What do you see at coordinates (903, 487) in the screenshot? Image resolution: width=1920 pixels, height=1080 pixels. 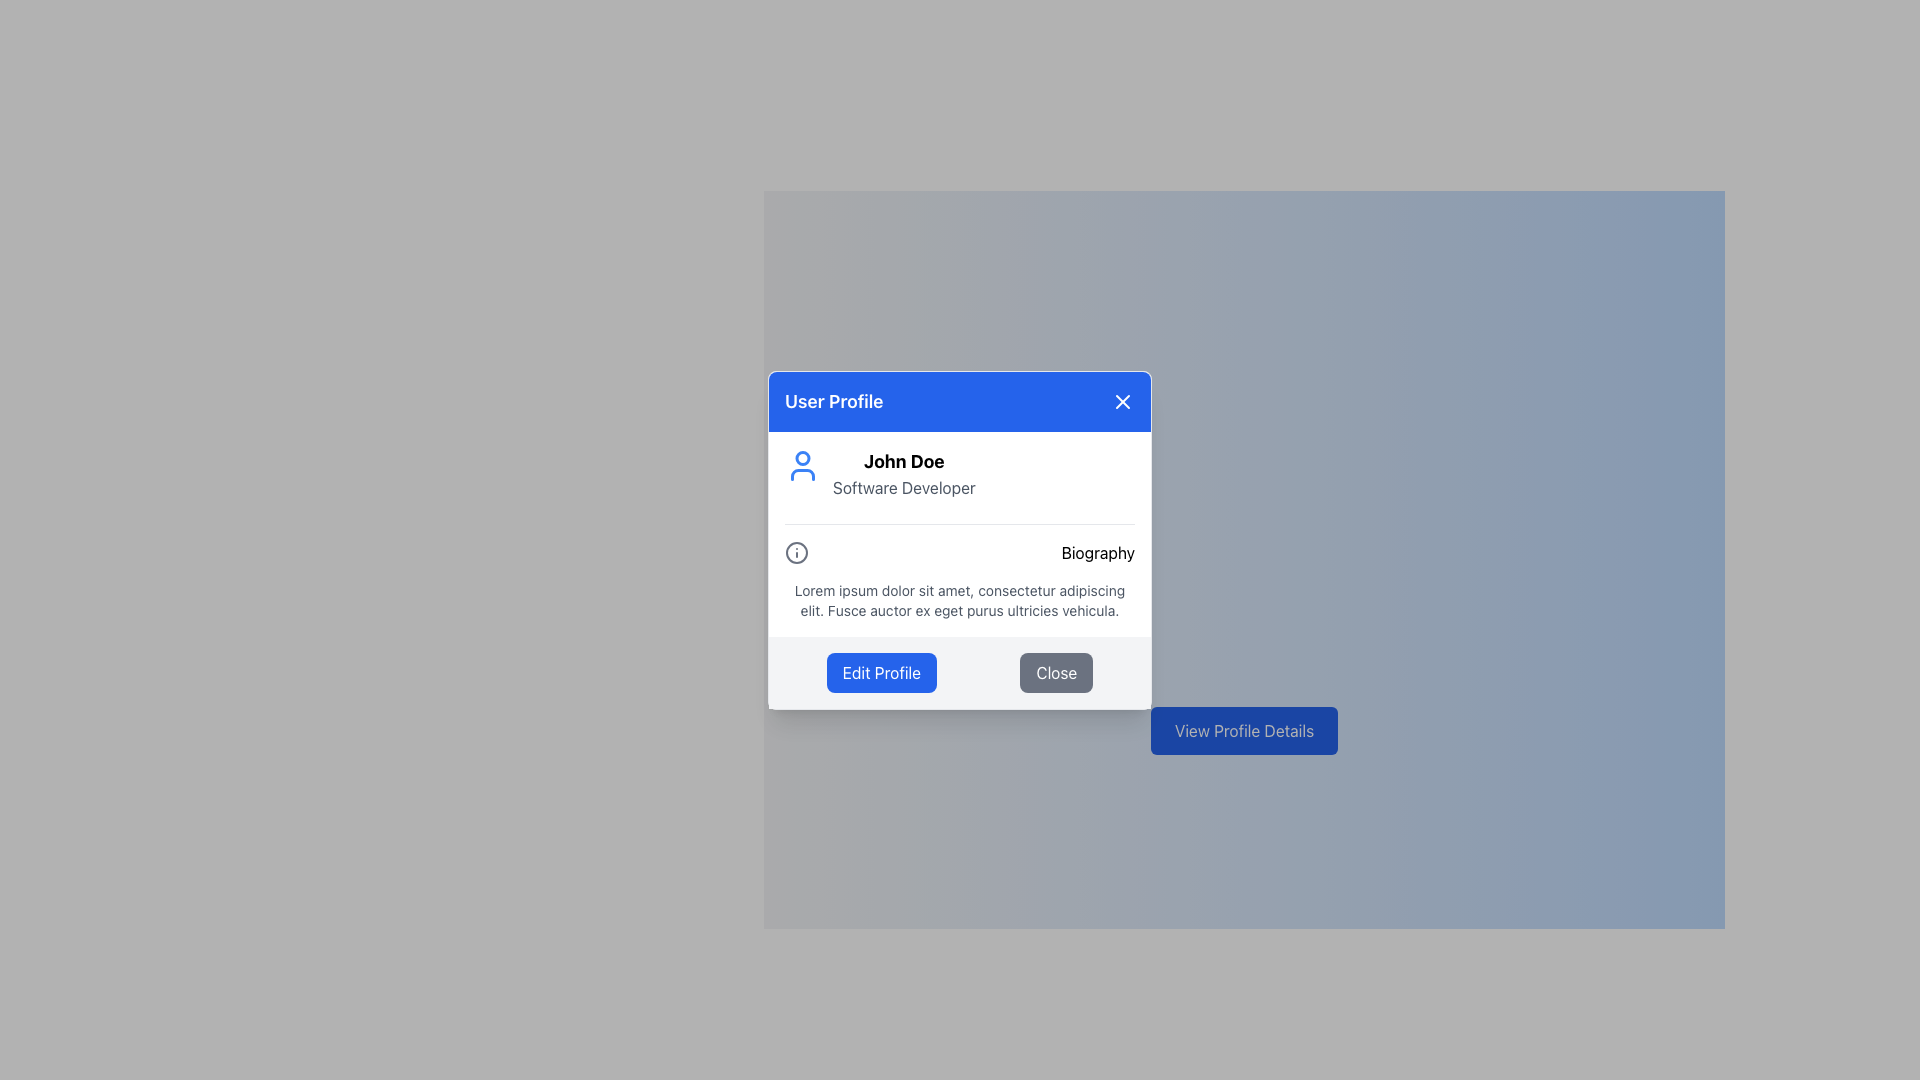 I see `text label indicating the professional occupation or title of the user 'John Doe' that is positioned directly below the name within the user profile card interface` at bounding box center [903, 487].